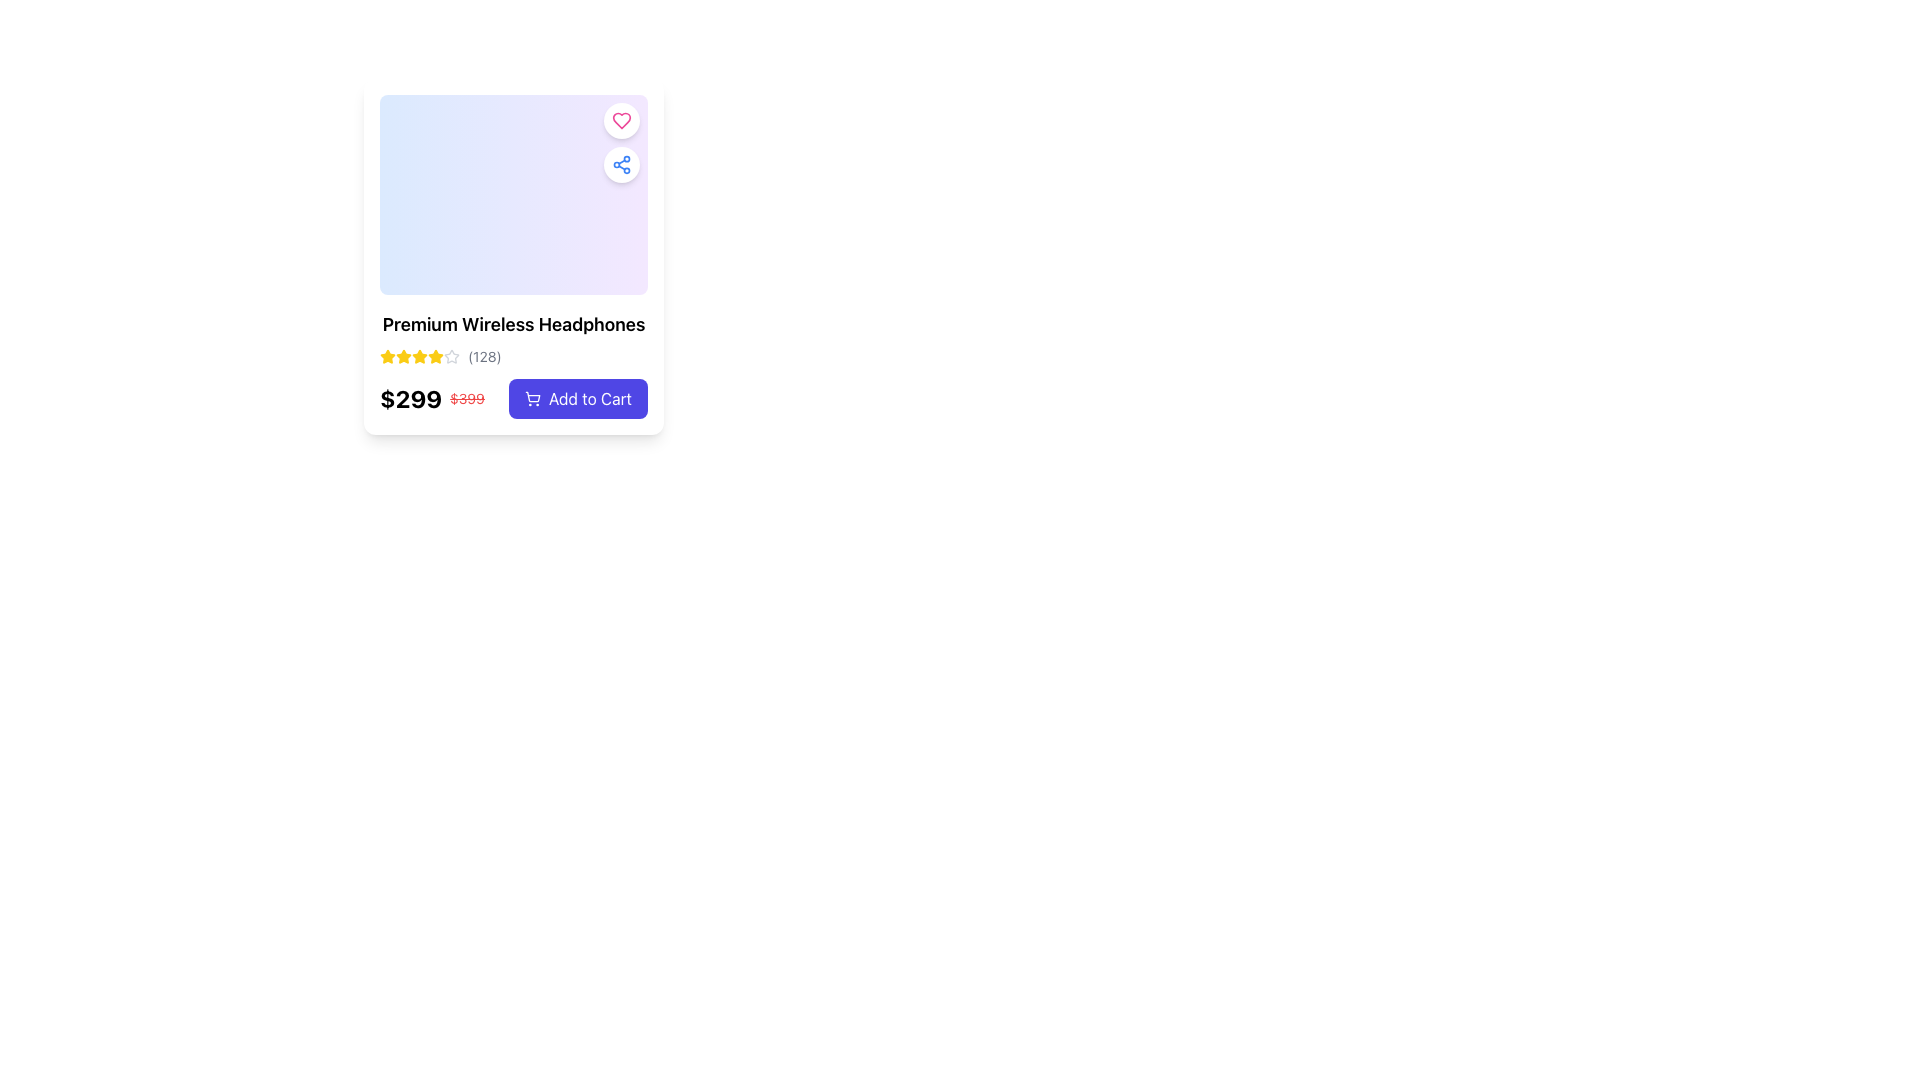 The width and height of the screenshot is (1920, 1080). What do you see at coordinates (388, 355) in the screenshot?
I see `the second star icon in the 5-star rating system, which is yellow with a gradient and located beneath the product title` at bounding box center [388, 355].